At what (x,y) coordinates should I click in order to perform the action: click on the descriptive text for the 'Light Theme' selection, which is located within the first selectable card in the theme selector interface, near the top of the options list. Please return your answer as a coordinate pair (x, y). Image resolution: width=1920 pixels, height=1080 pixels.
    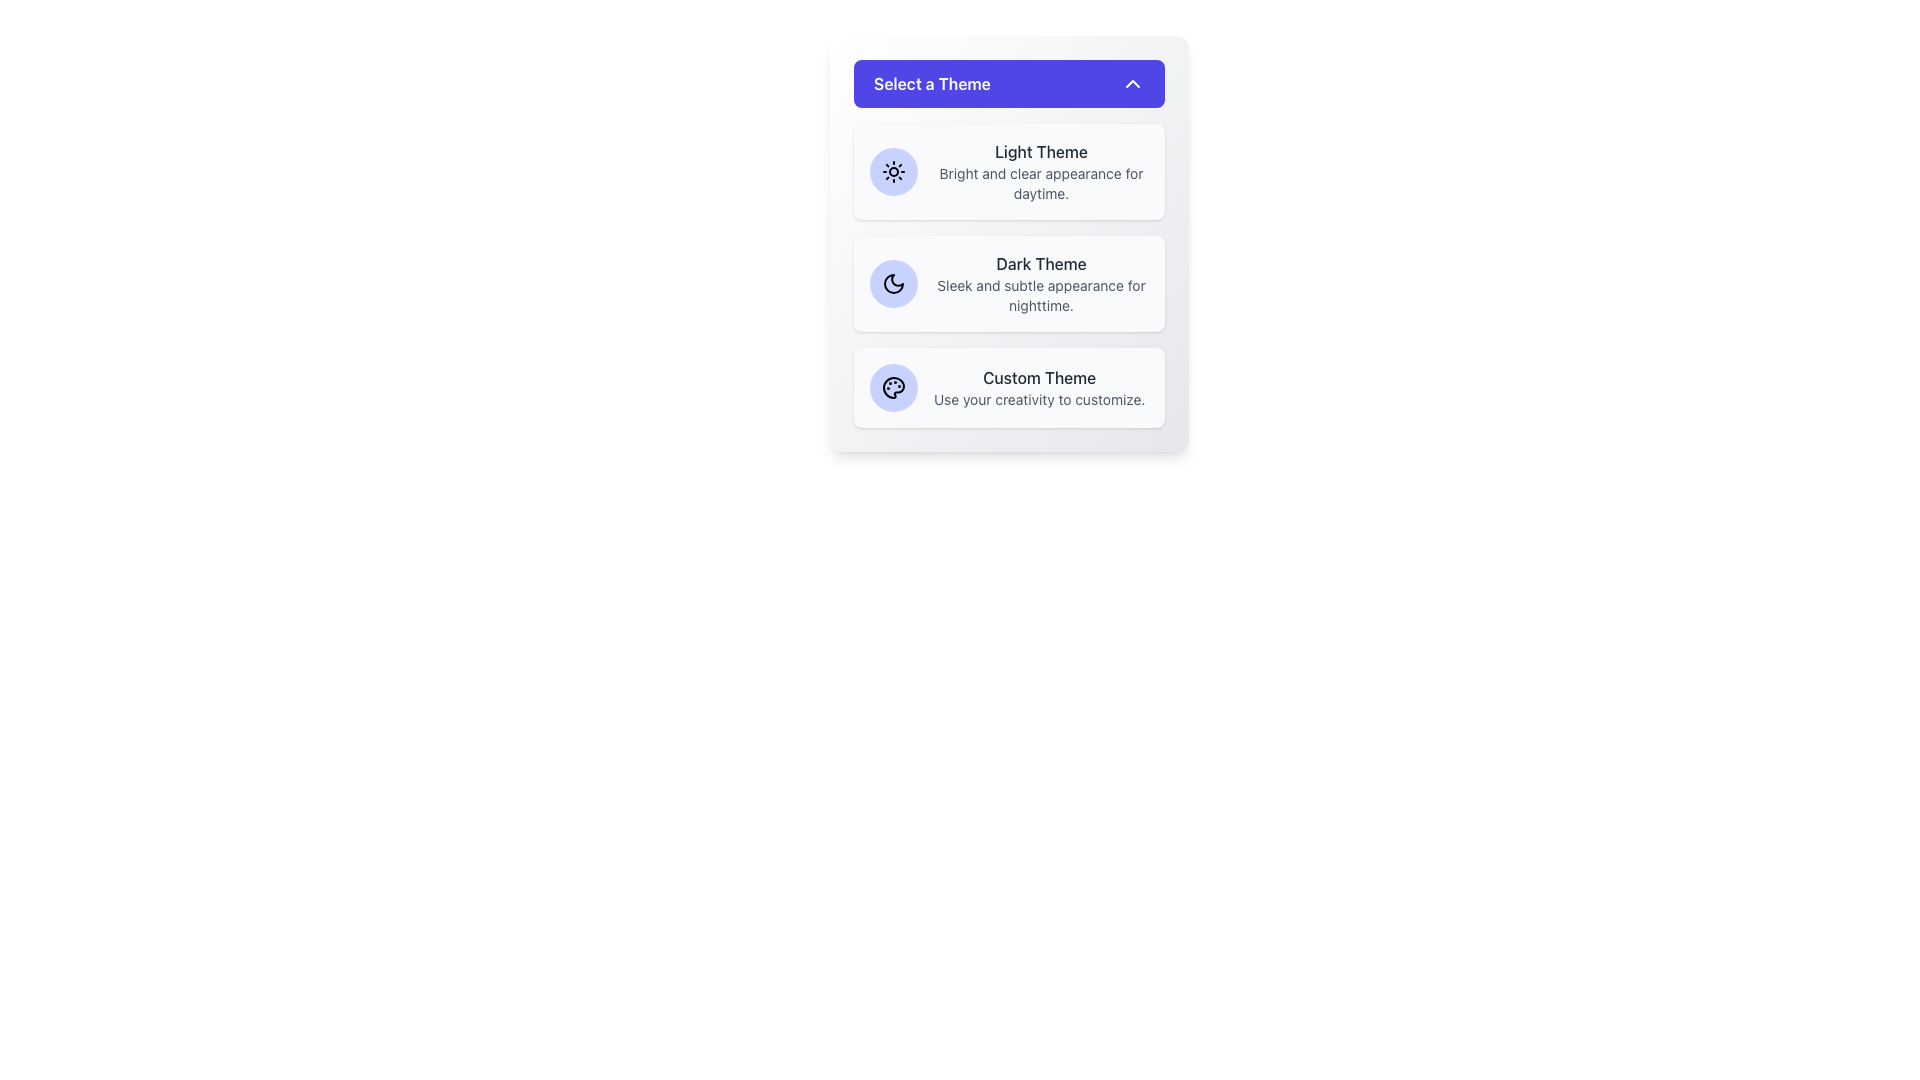
    Looking at the image, I should click on (1040, 171).